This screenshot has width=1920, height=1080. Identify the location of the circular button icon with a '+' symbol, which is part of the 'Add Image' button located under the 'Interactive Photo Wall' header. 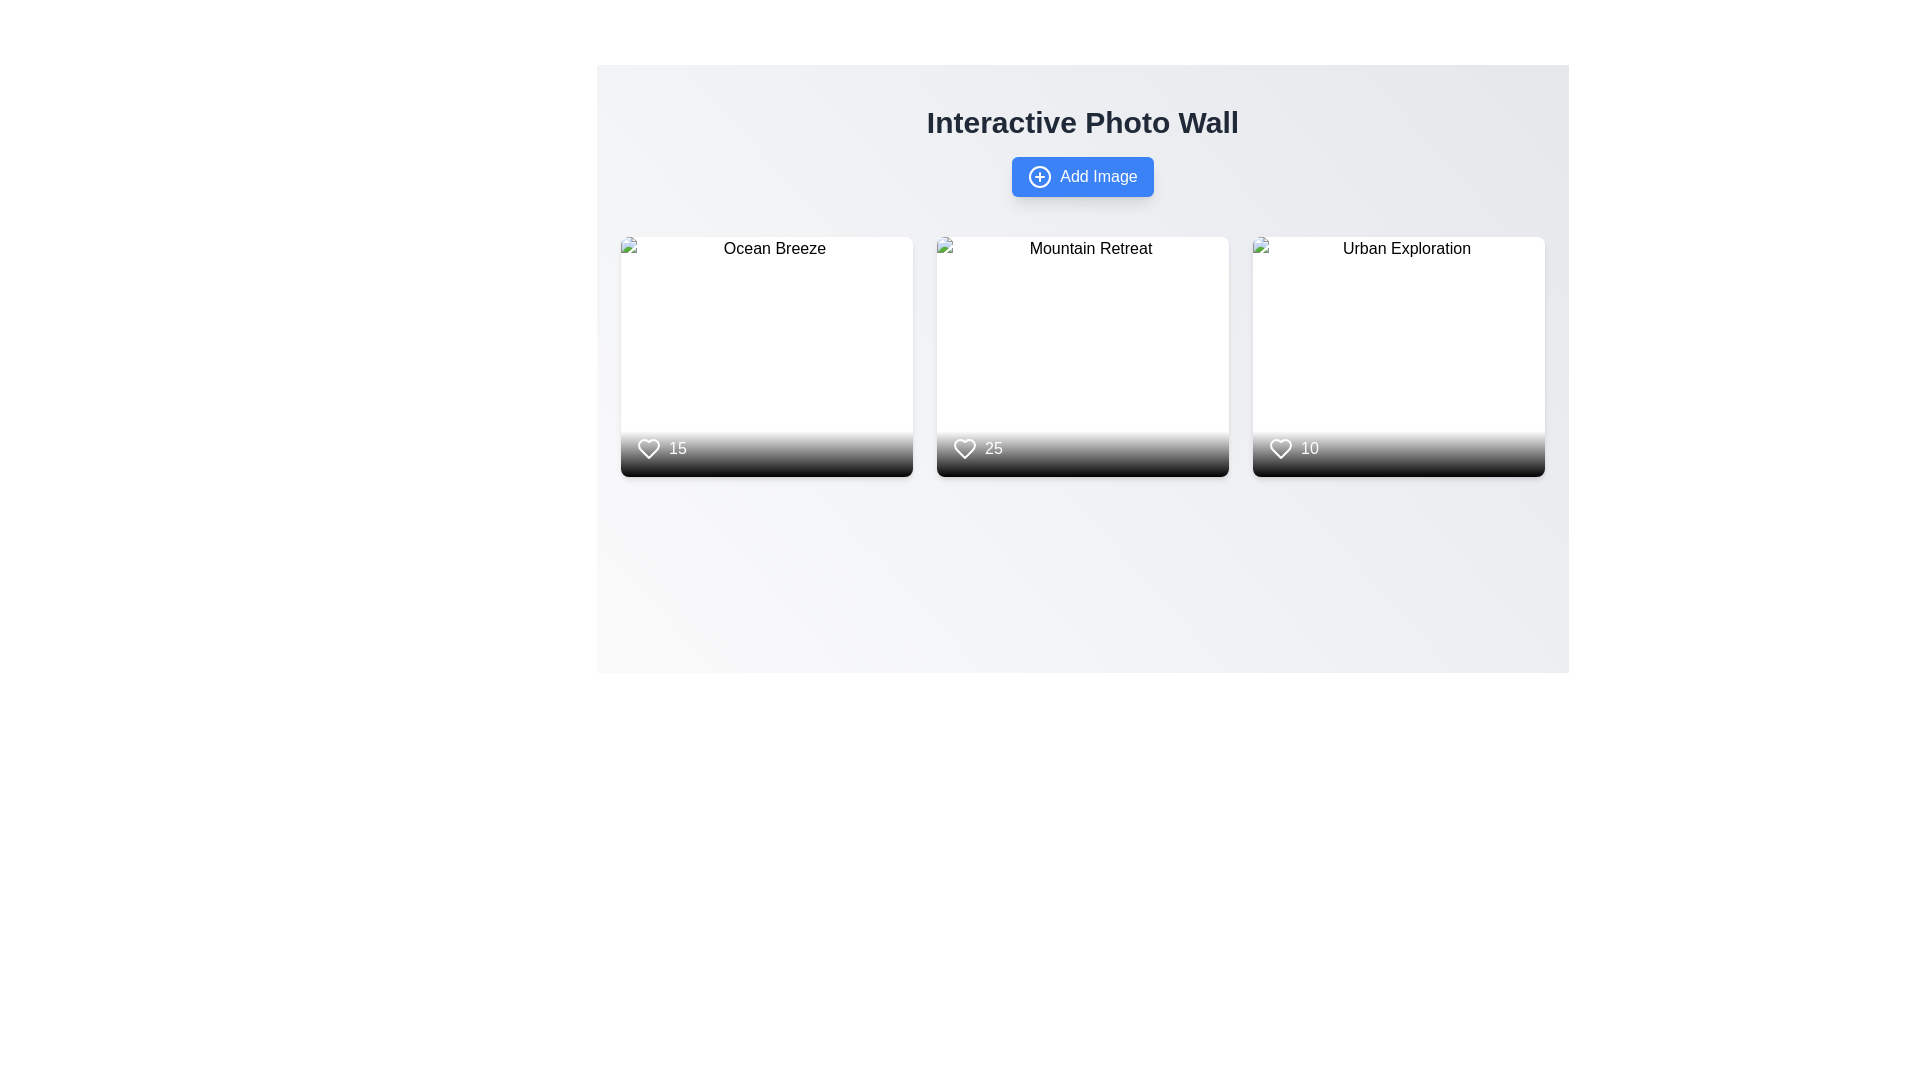
(1040, 176).